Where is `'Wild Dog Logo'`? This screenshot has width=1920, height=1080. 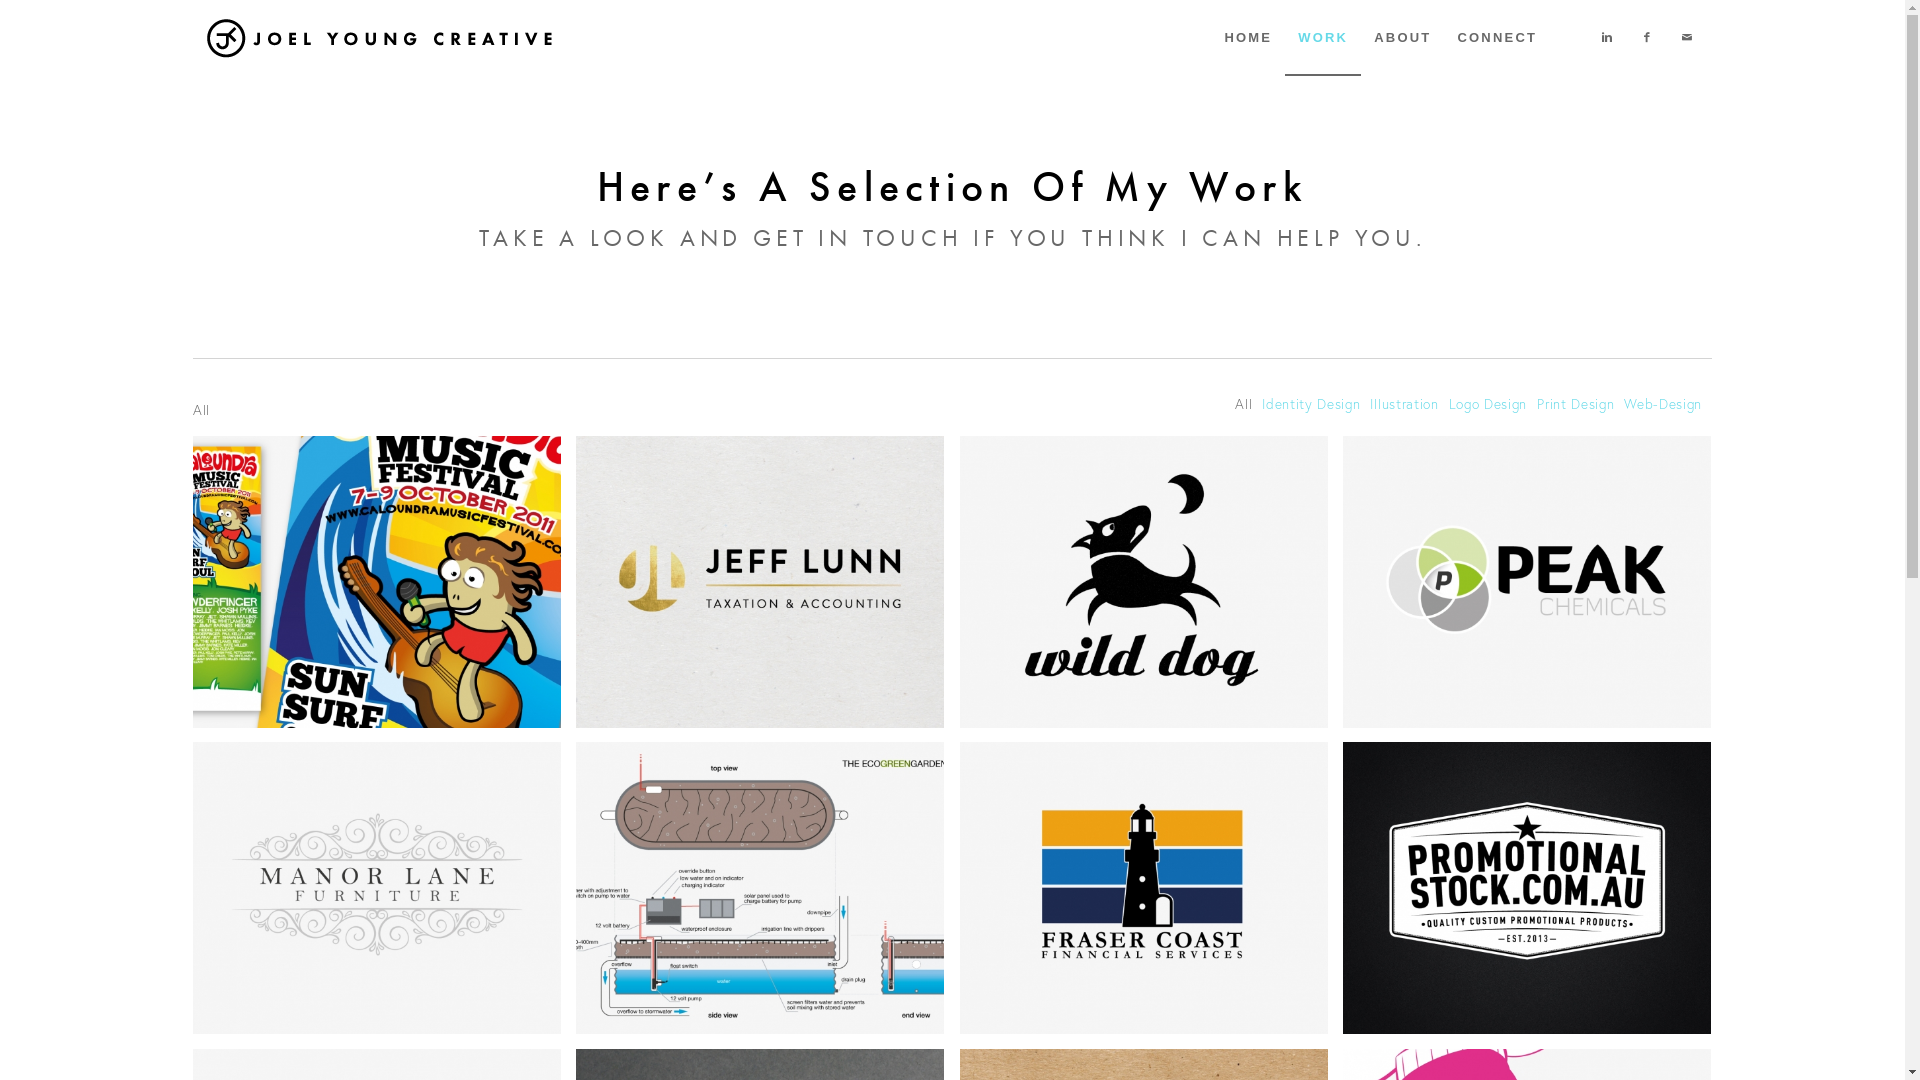 'Wild Dog Logo' is located at coordinates (1152, 588).